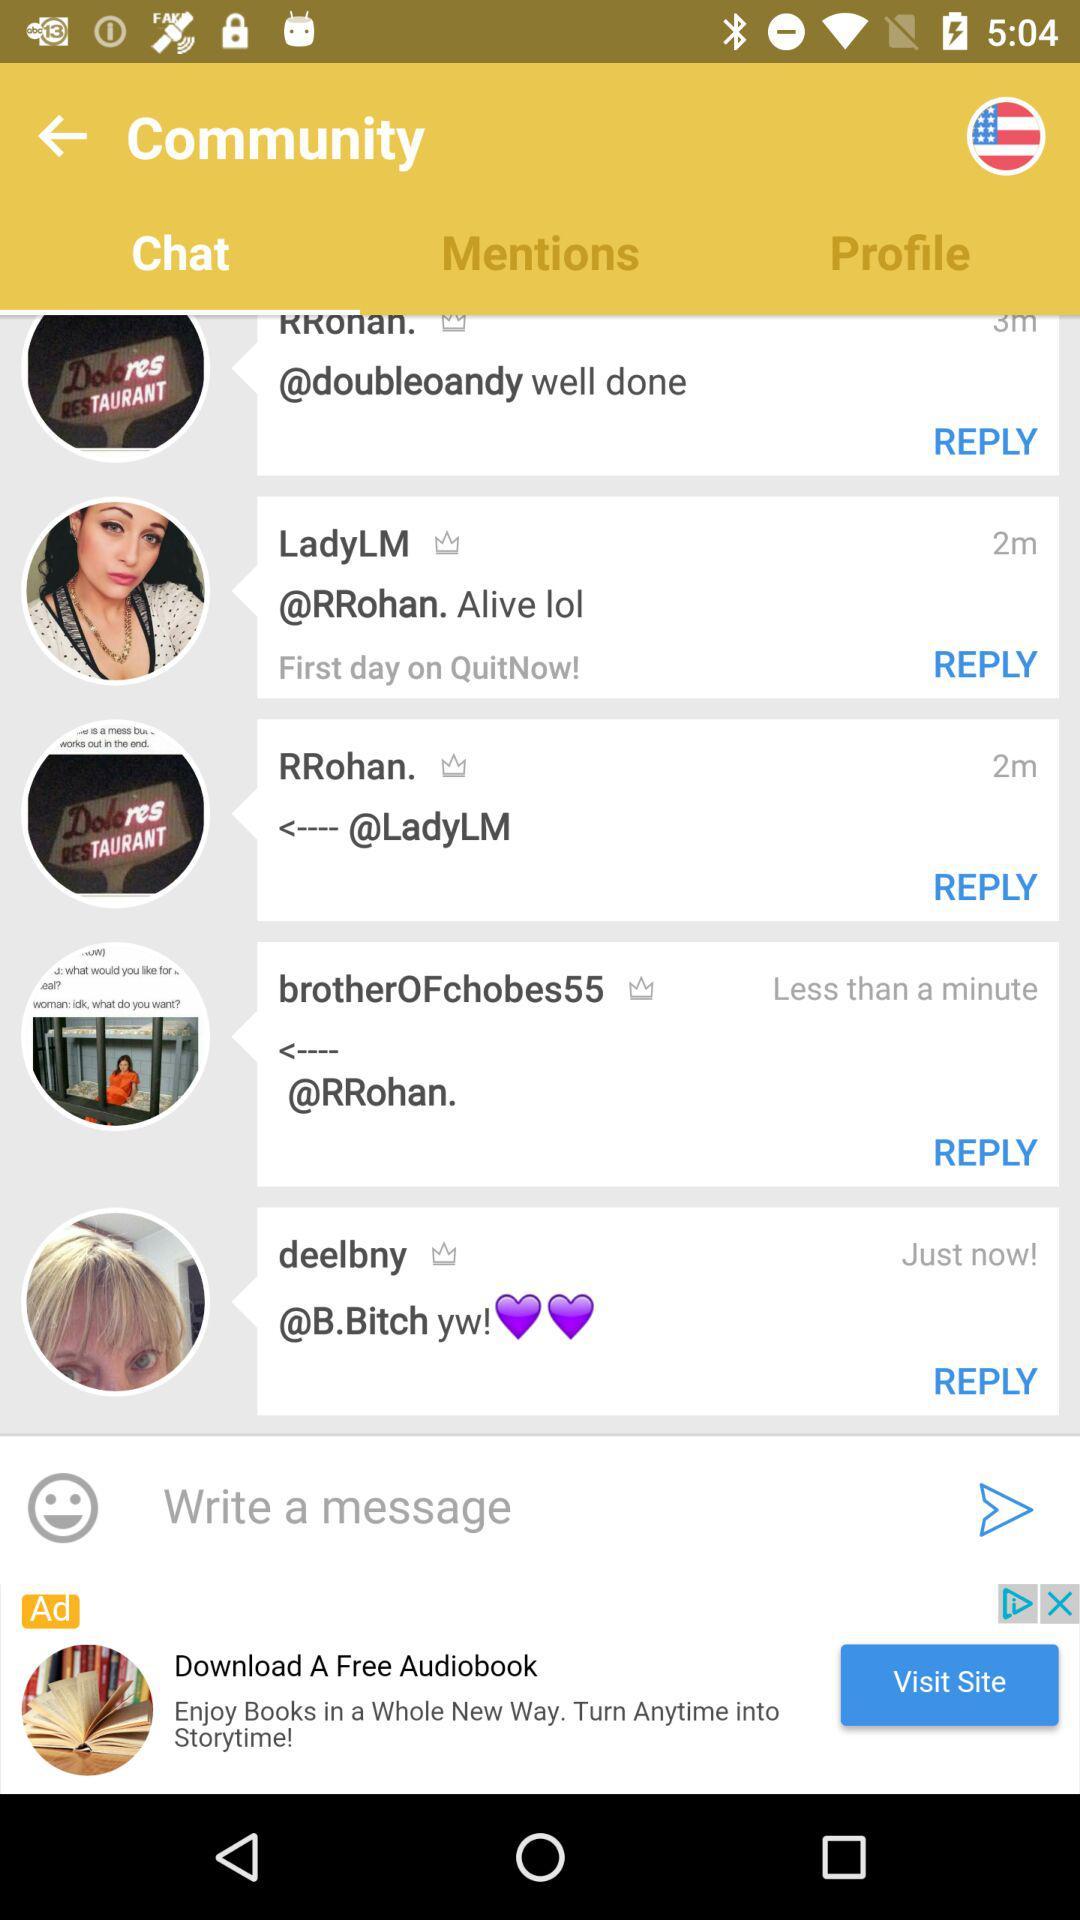 The width and height of the screenshot is (1080, 1920). Describe the element at coordinates (974, 885) in the screenshot. I see `text which is beside rrohan` at that location.